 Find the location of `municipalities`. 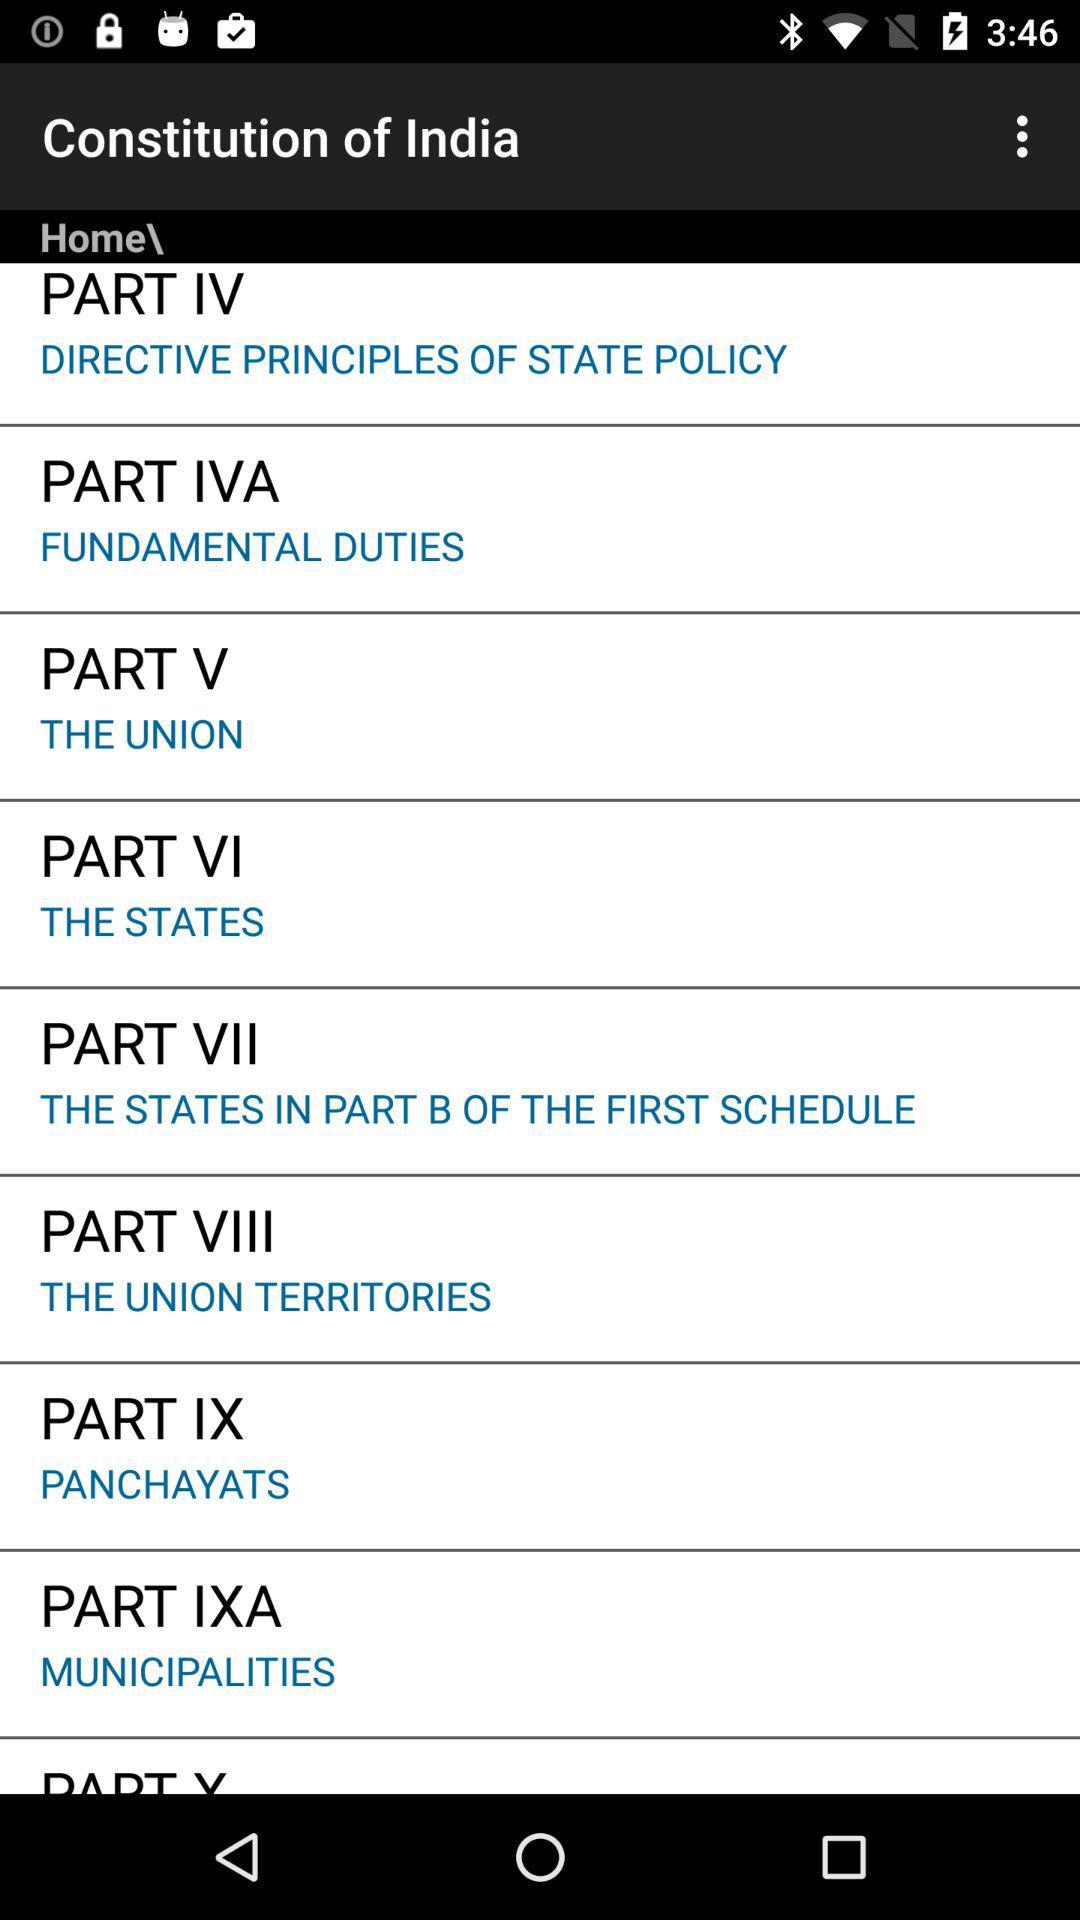

municipalities is located at coordinates (540, 1689).